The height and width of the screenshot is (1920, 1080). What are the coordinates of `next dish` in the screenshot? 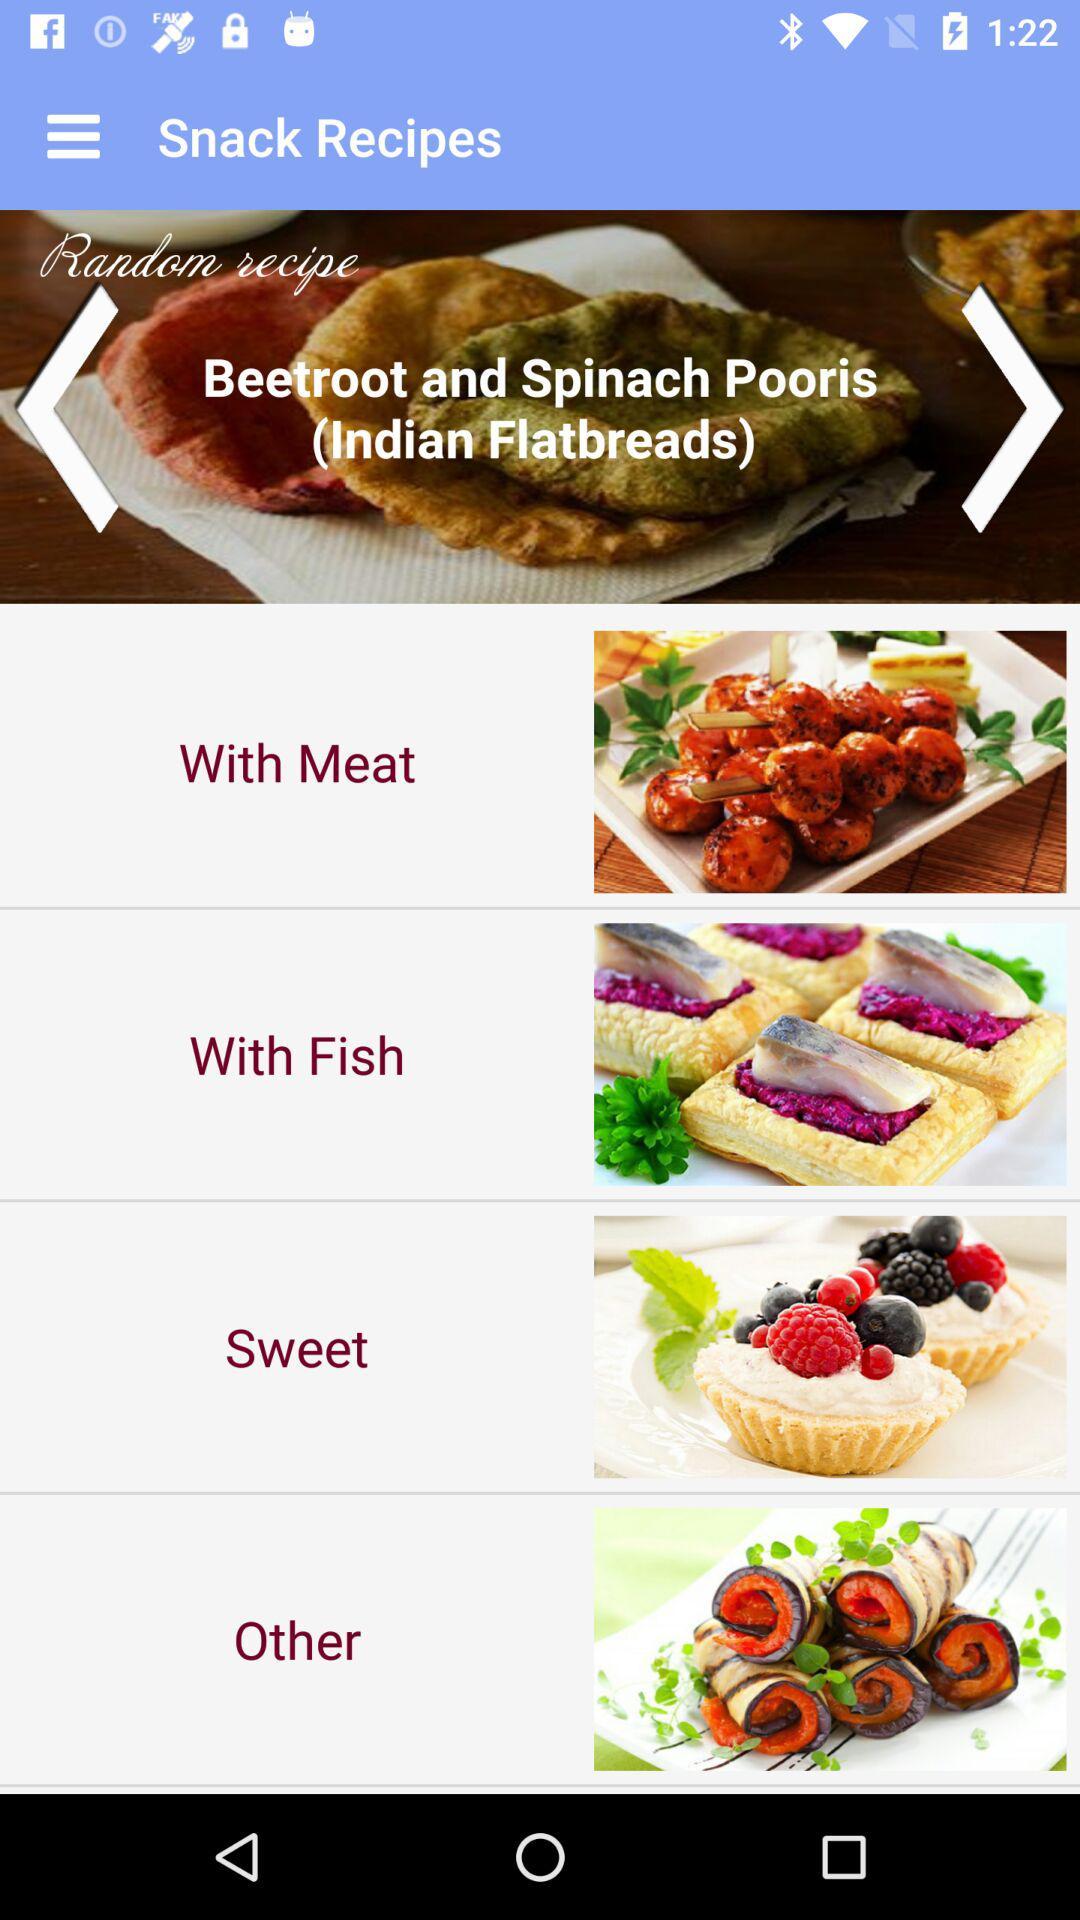 It's located at (540, 405).